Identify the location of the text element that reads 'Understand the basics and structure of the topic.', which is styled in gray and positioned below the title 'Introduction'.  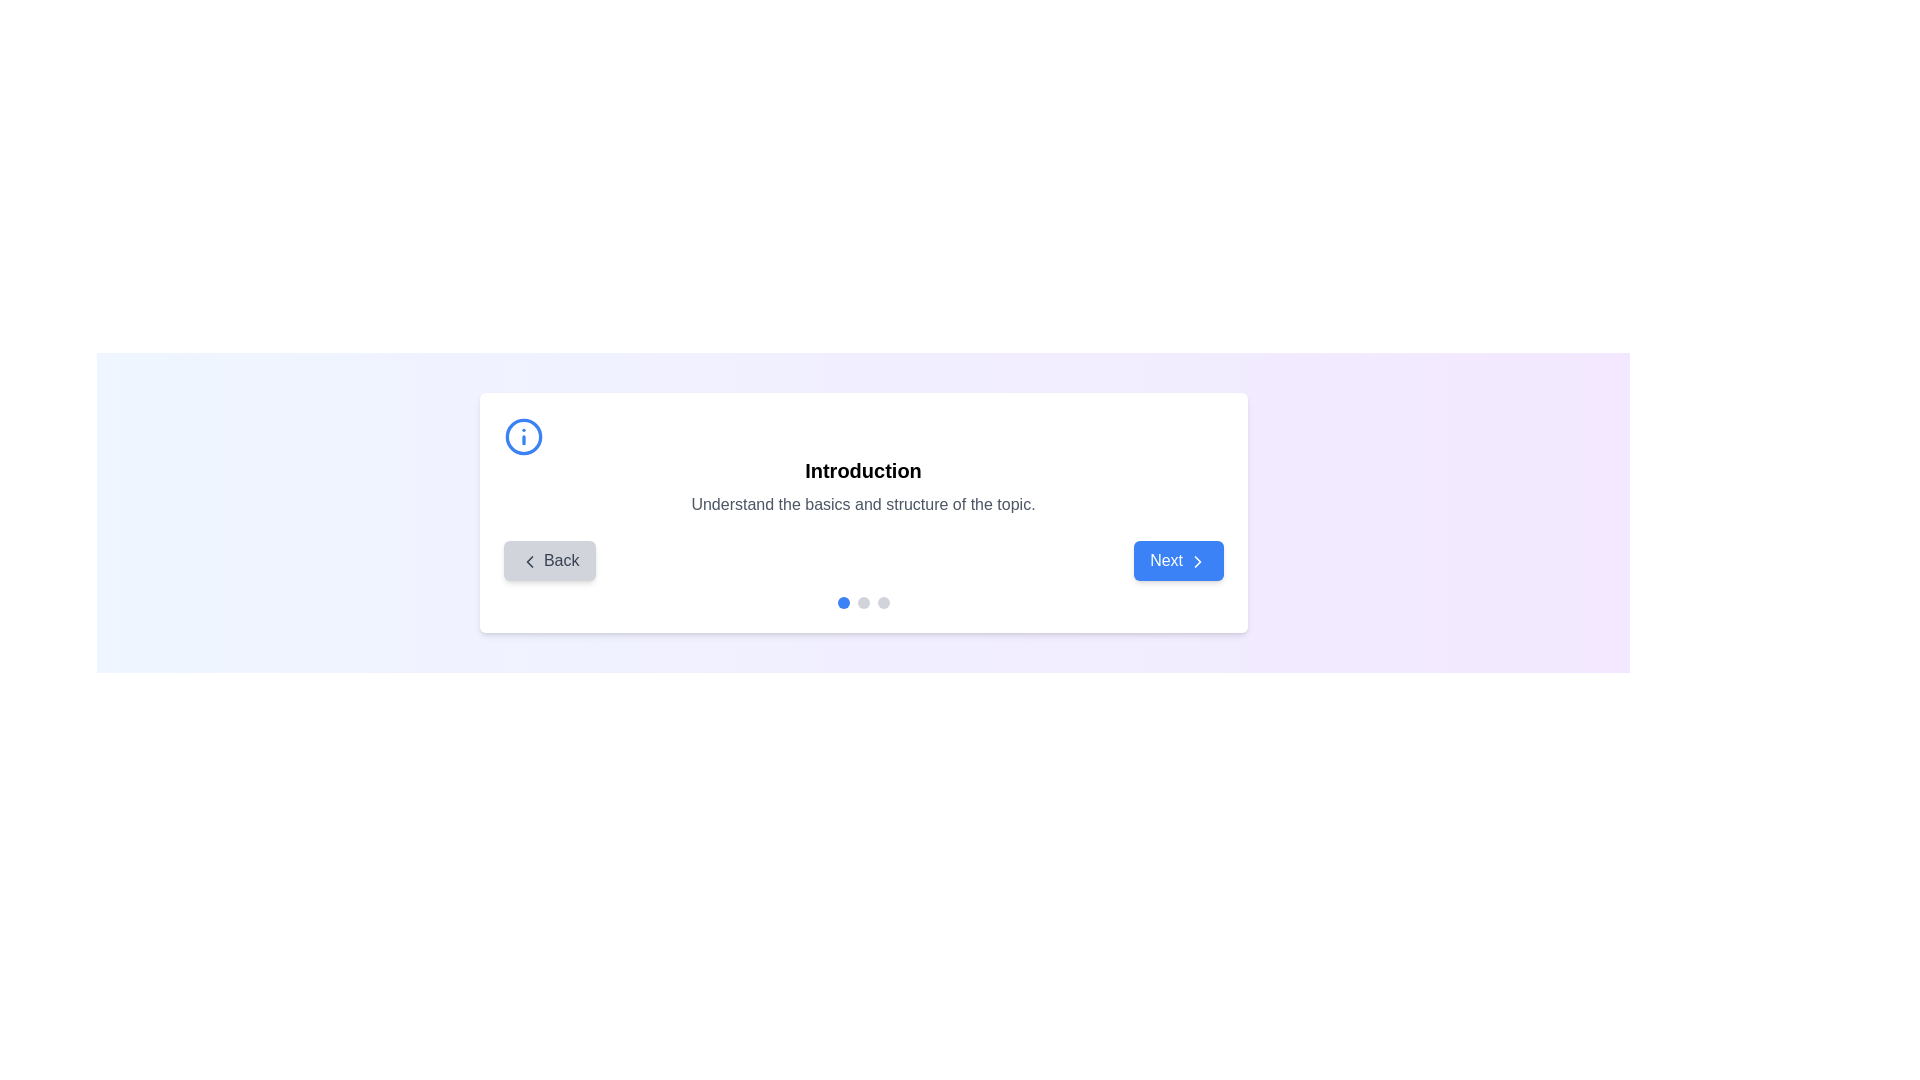
(863, 504).